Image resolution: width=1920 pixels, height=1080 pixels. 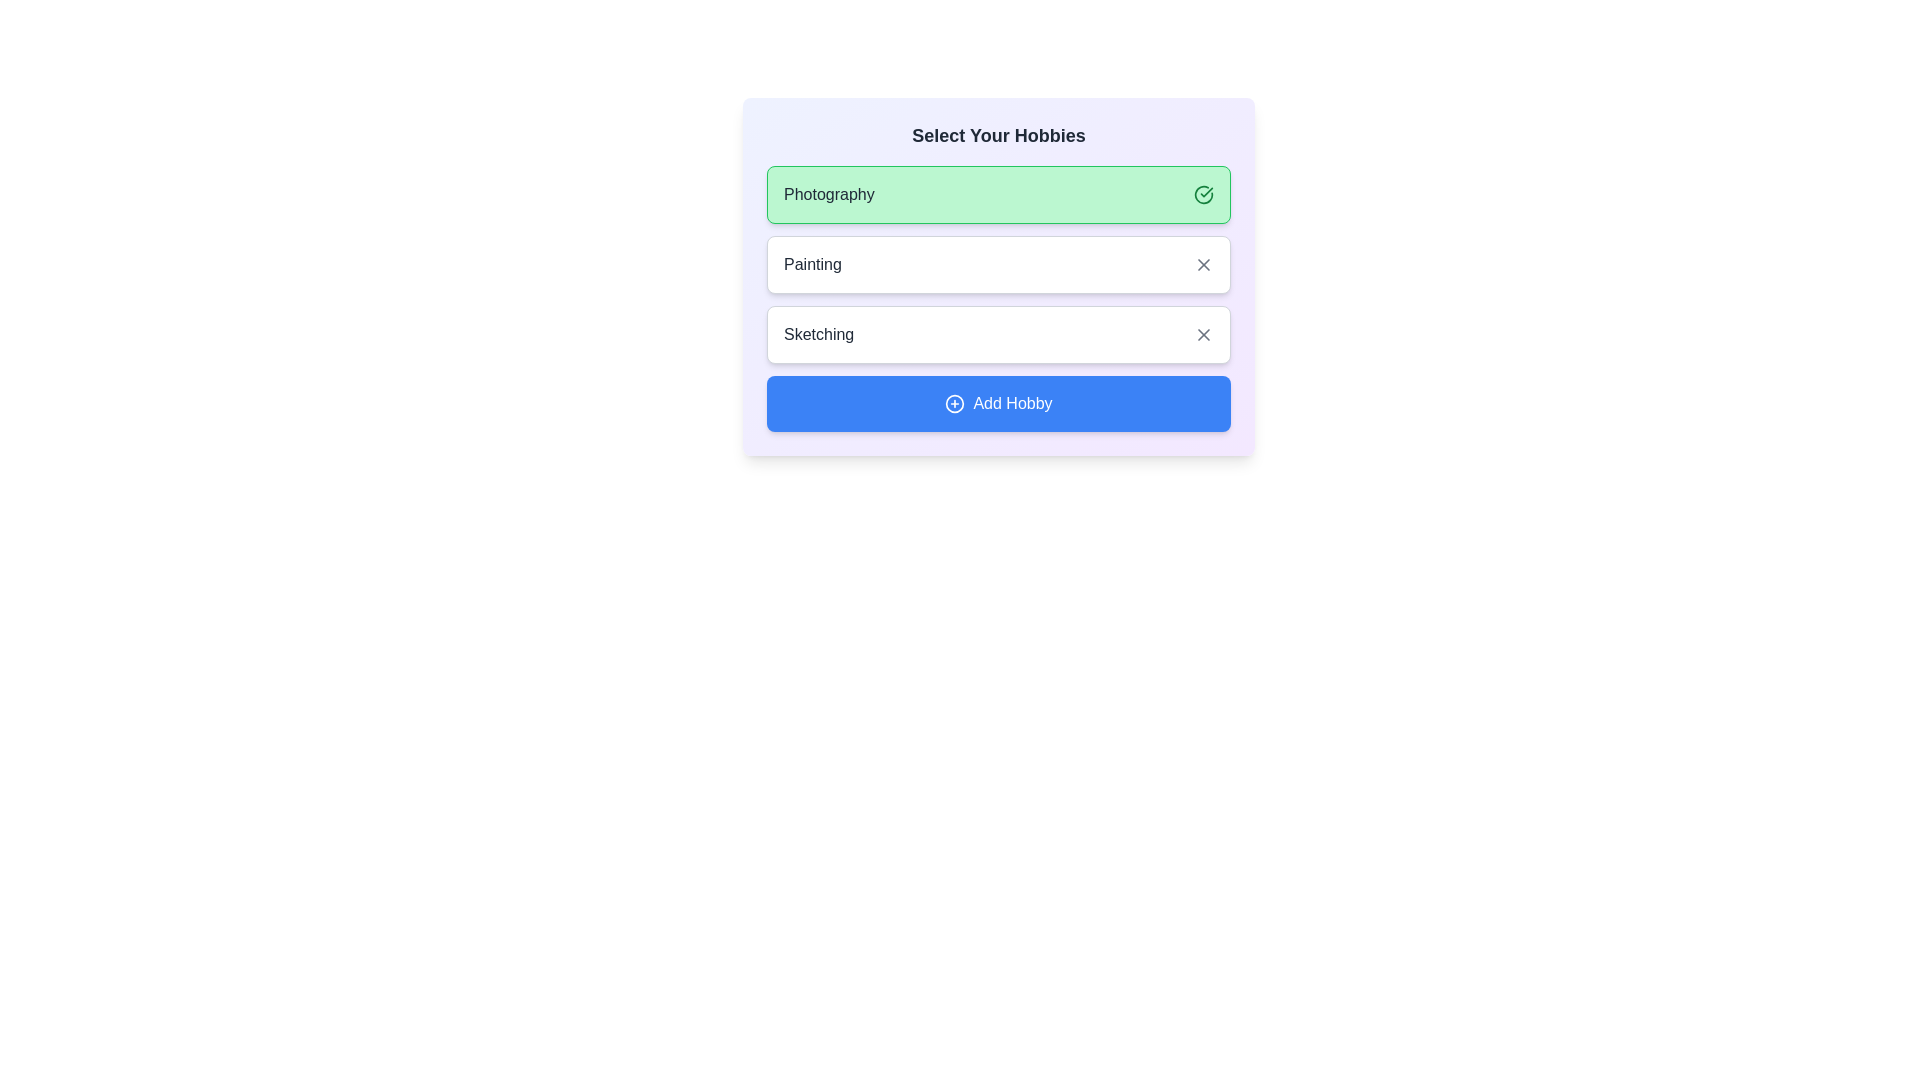 What do you see at coordinates (998, 404) in the screenshot?
I see `the 'Add Hobby' button to add a new chip` at bounding box center [998, 404].